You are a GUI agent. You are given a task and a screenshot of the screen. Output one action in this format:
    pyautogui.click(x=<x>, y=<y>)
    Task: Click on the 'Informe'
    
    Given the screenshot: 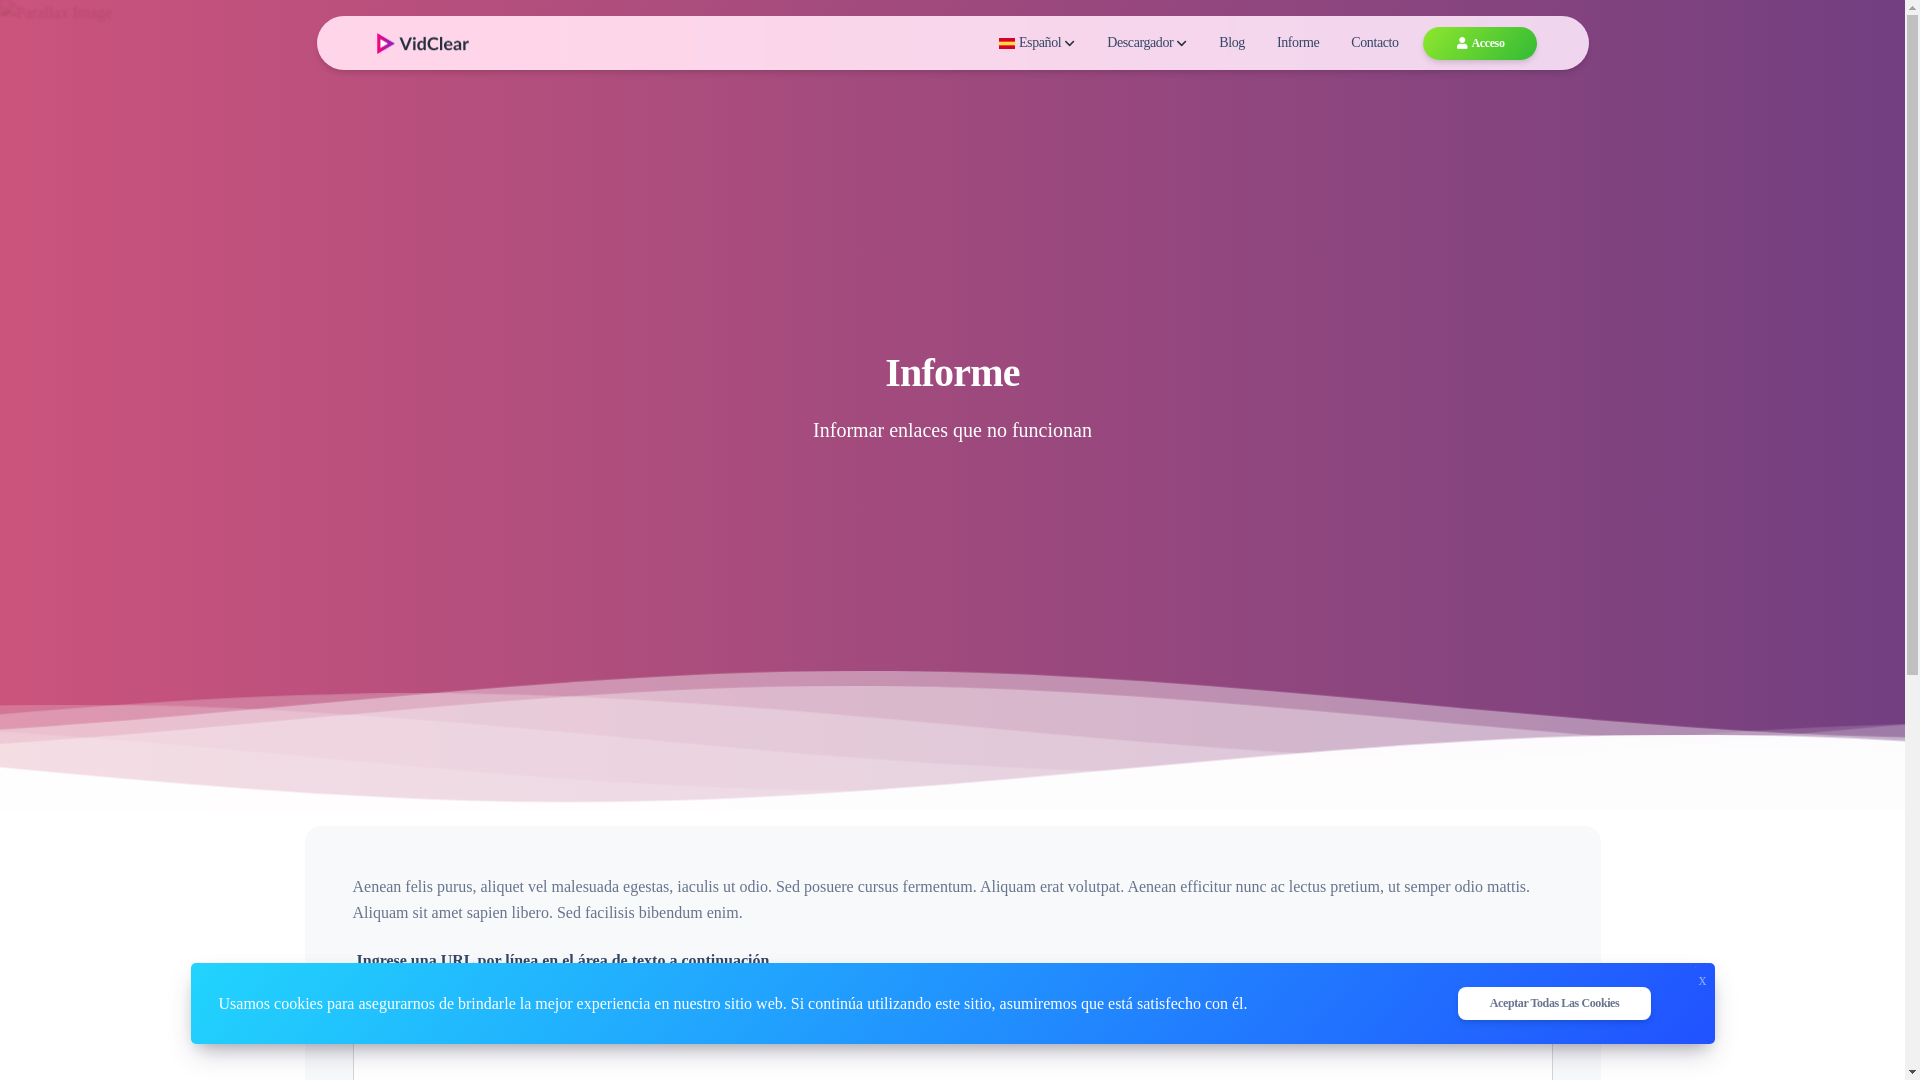 What is the action you would take?
    pyautogui.click(x=1297, y=42)
    